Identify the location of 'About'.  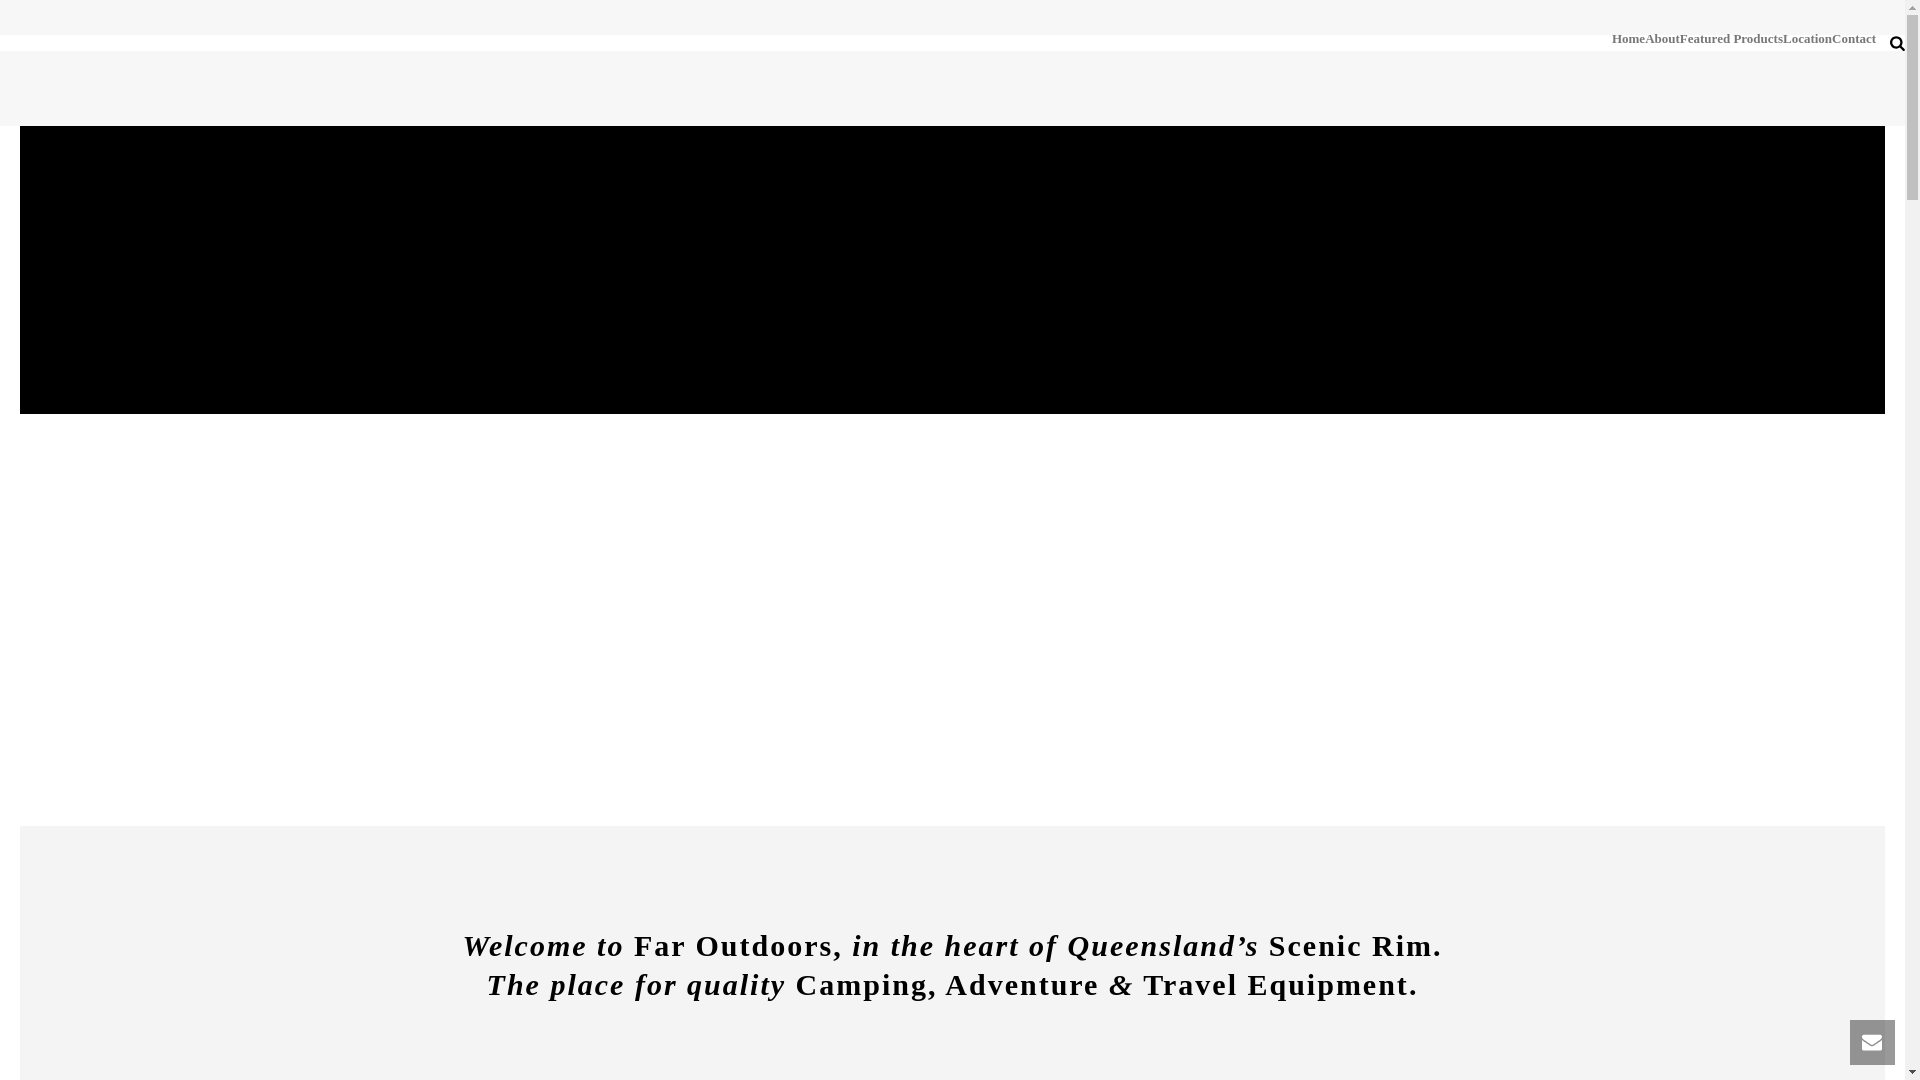
(1662, 38).